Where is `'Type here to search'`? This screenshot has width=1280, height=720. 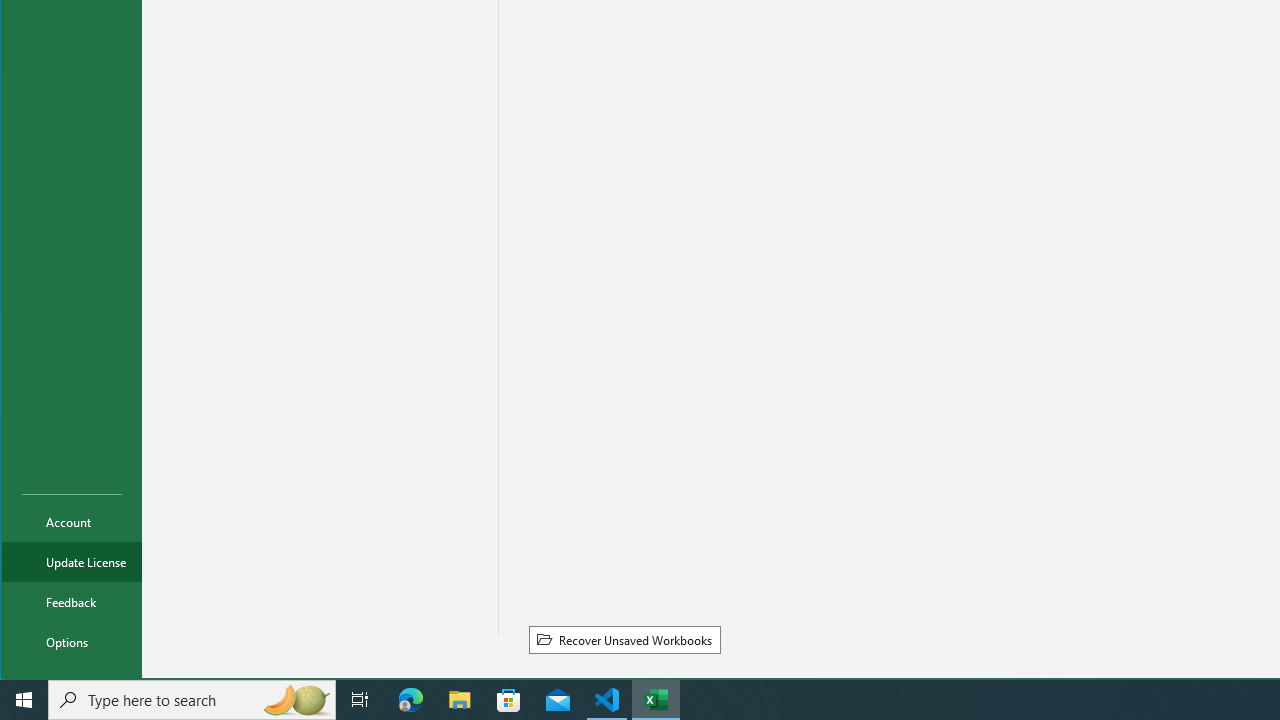 'Type here to search' is located at coordinates (192, 698).